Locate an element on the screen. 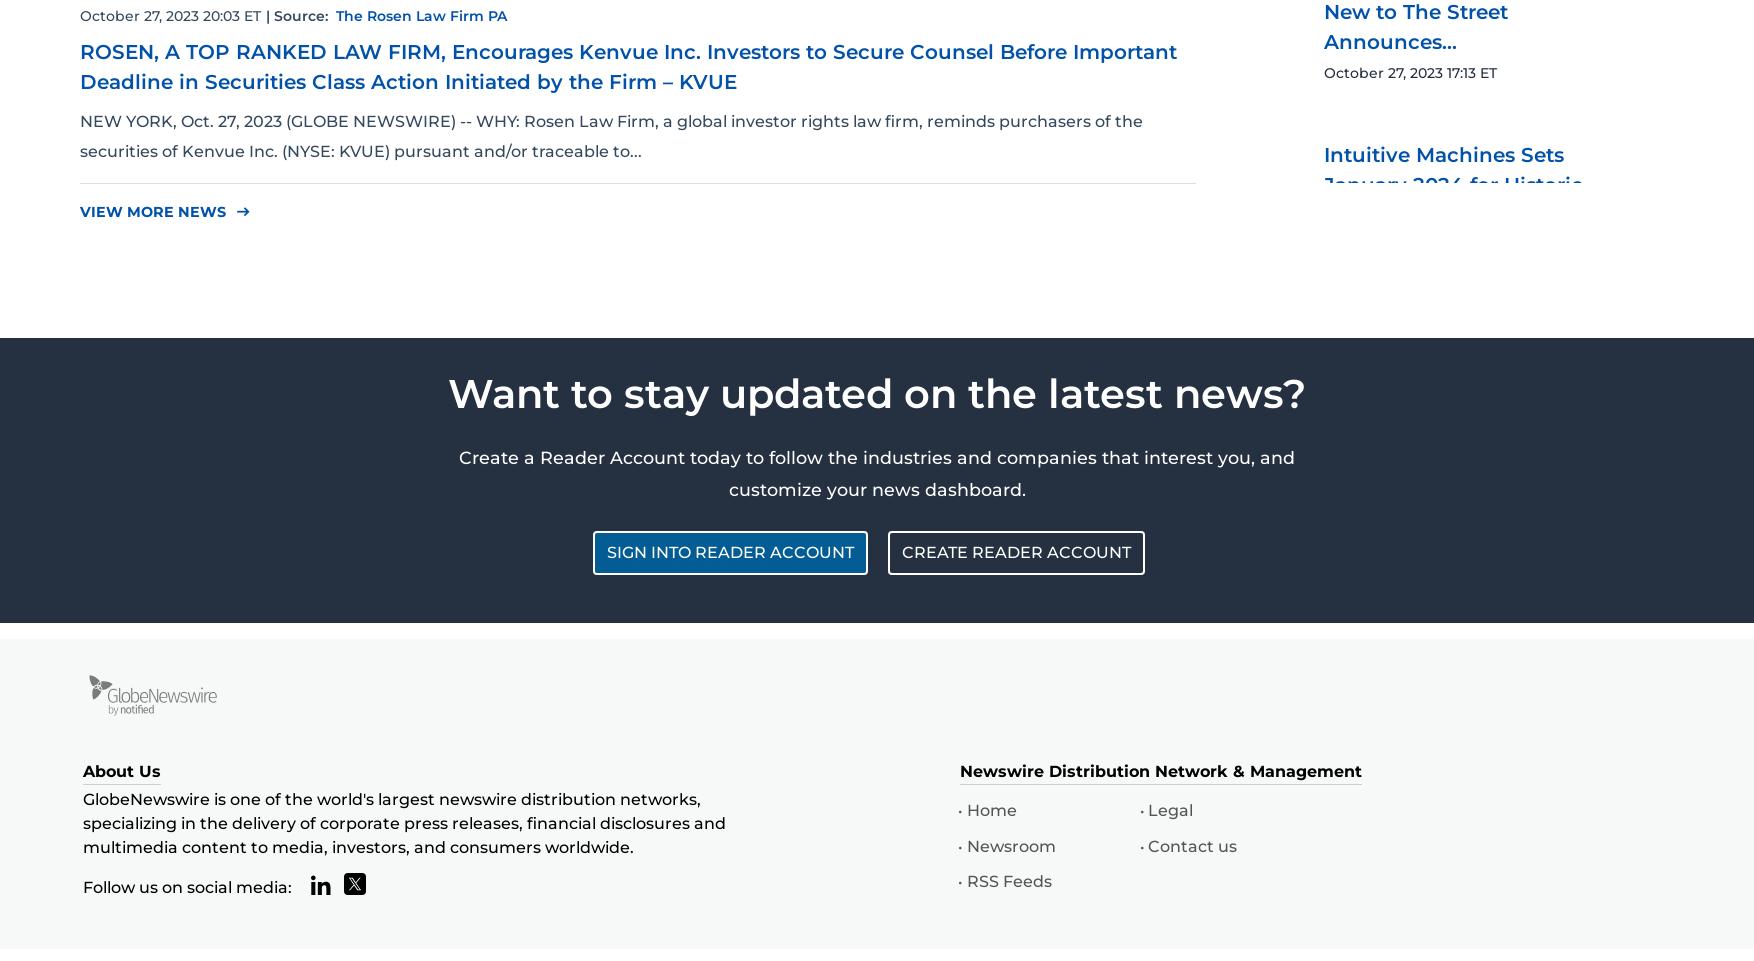  '|' is located at coordinates (267, 13).